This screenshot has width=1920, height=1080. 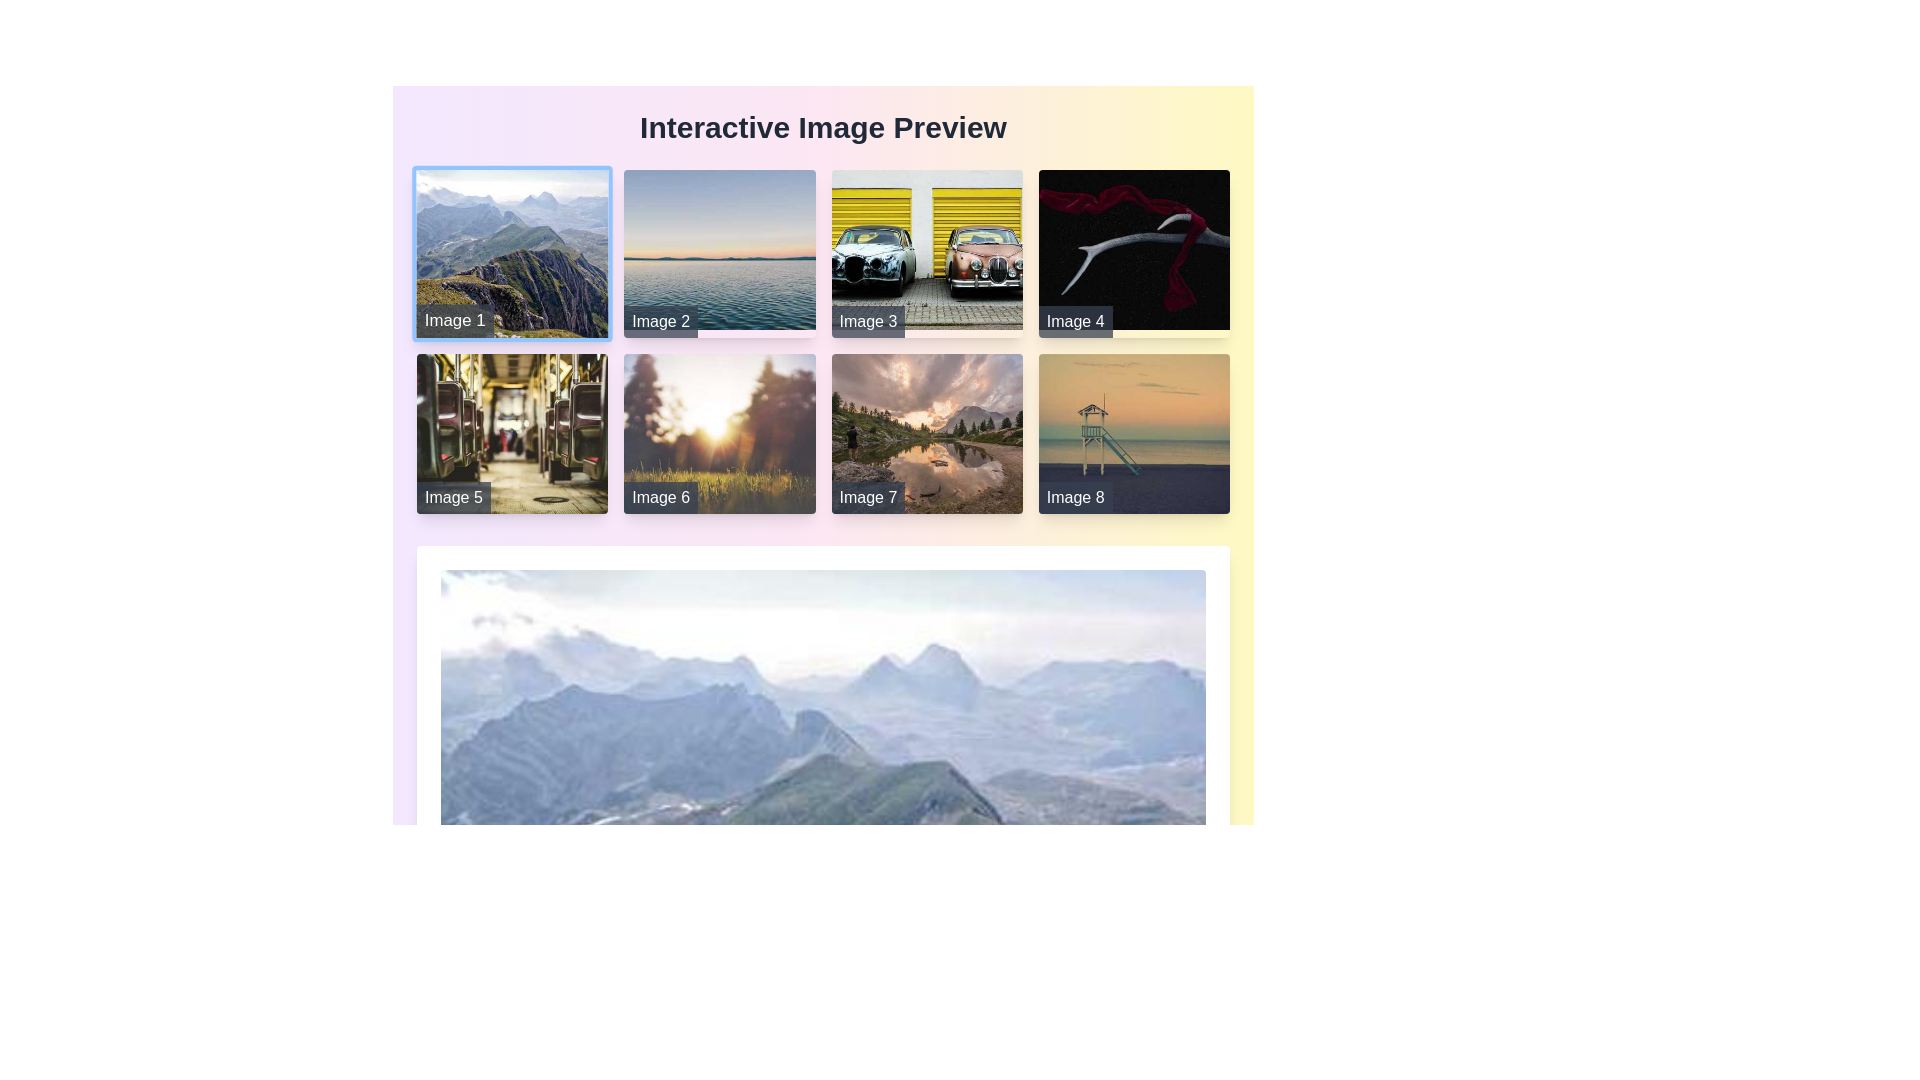 What do you see at coordinates (719, 253) in the screenshot?
I see `the image card labeled 'Image 2'` at bounding box center [719, 253].